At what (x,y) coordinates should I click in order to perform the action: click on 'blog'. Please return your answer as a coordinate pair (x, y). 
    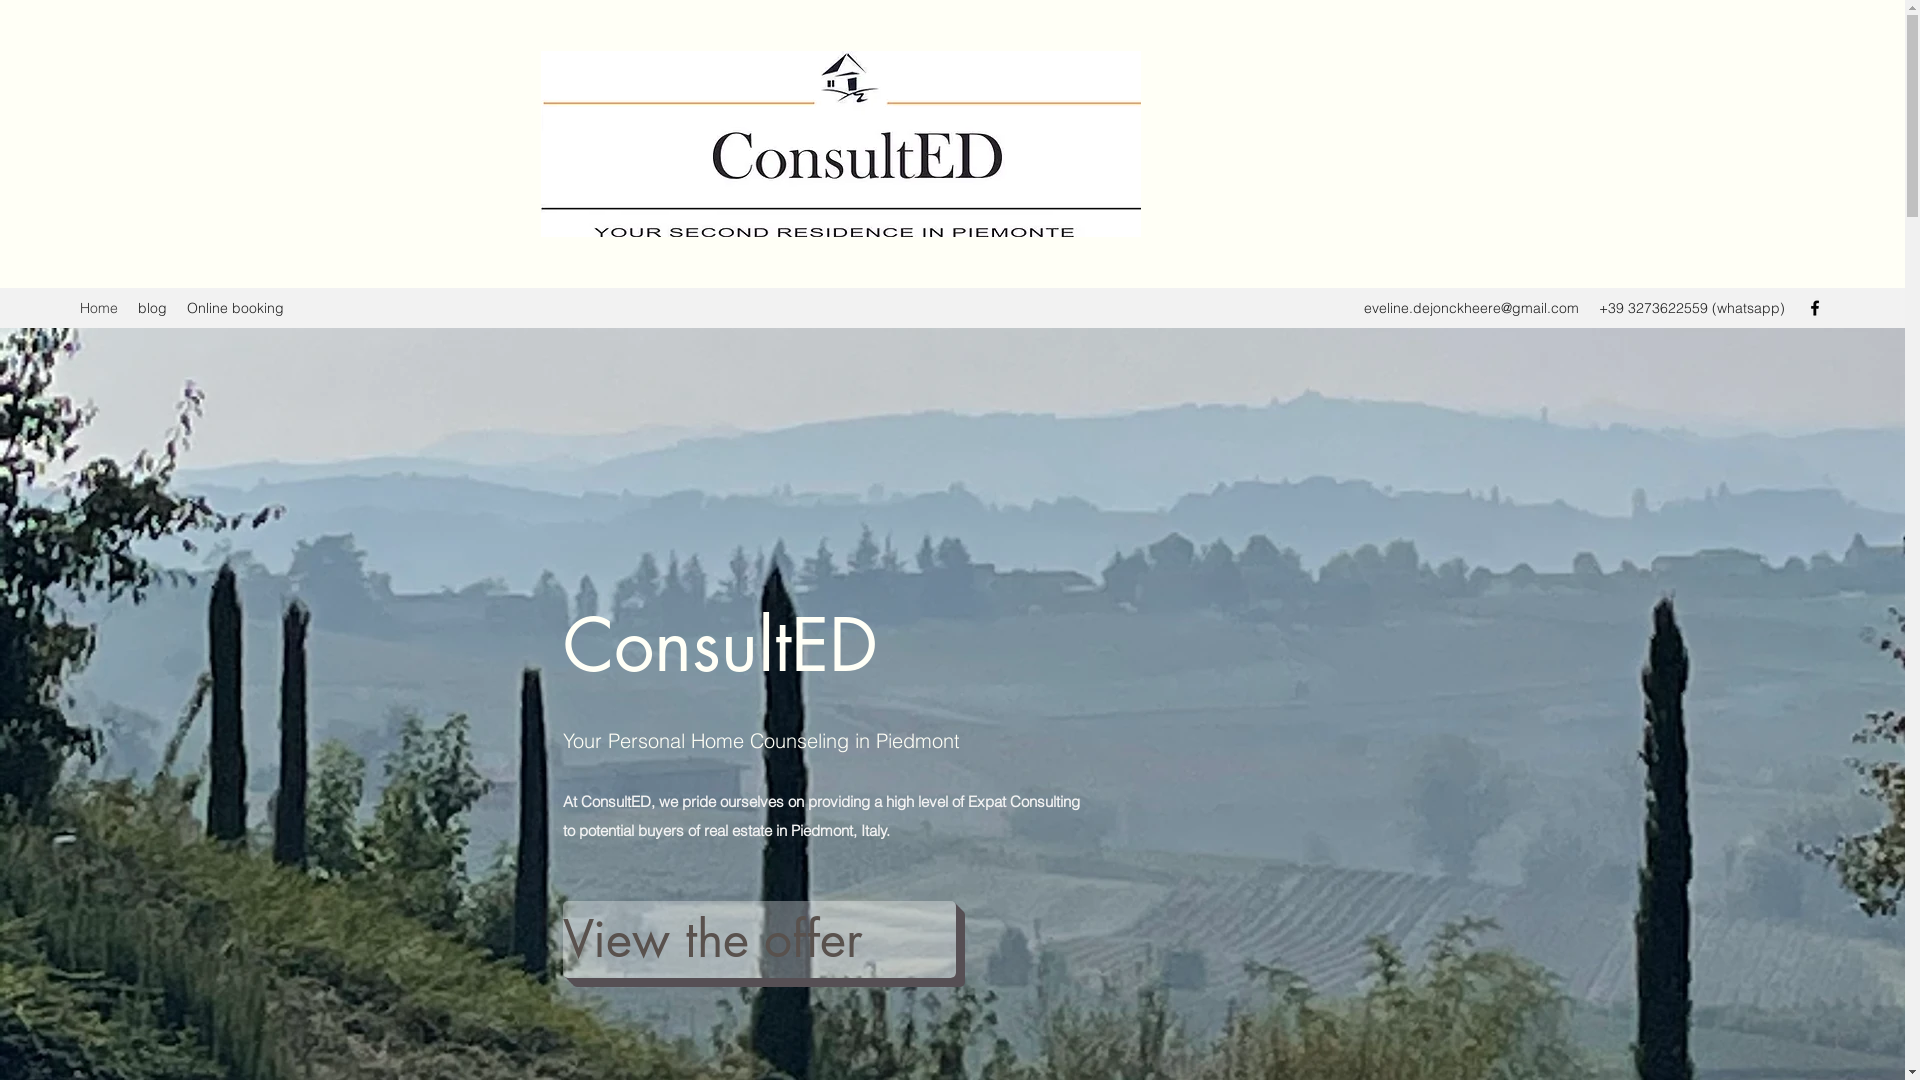
    Looking at the image, I should click on (127, 308).